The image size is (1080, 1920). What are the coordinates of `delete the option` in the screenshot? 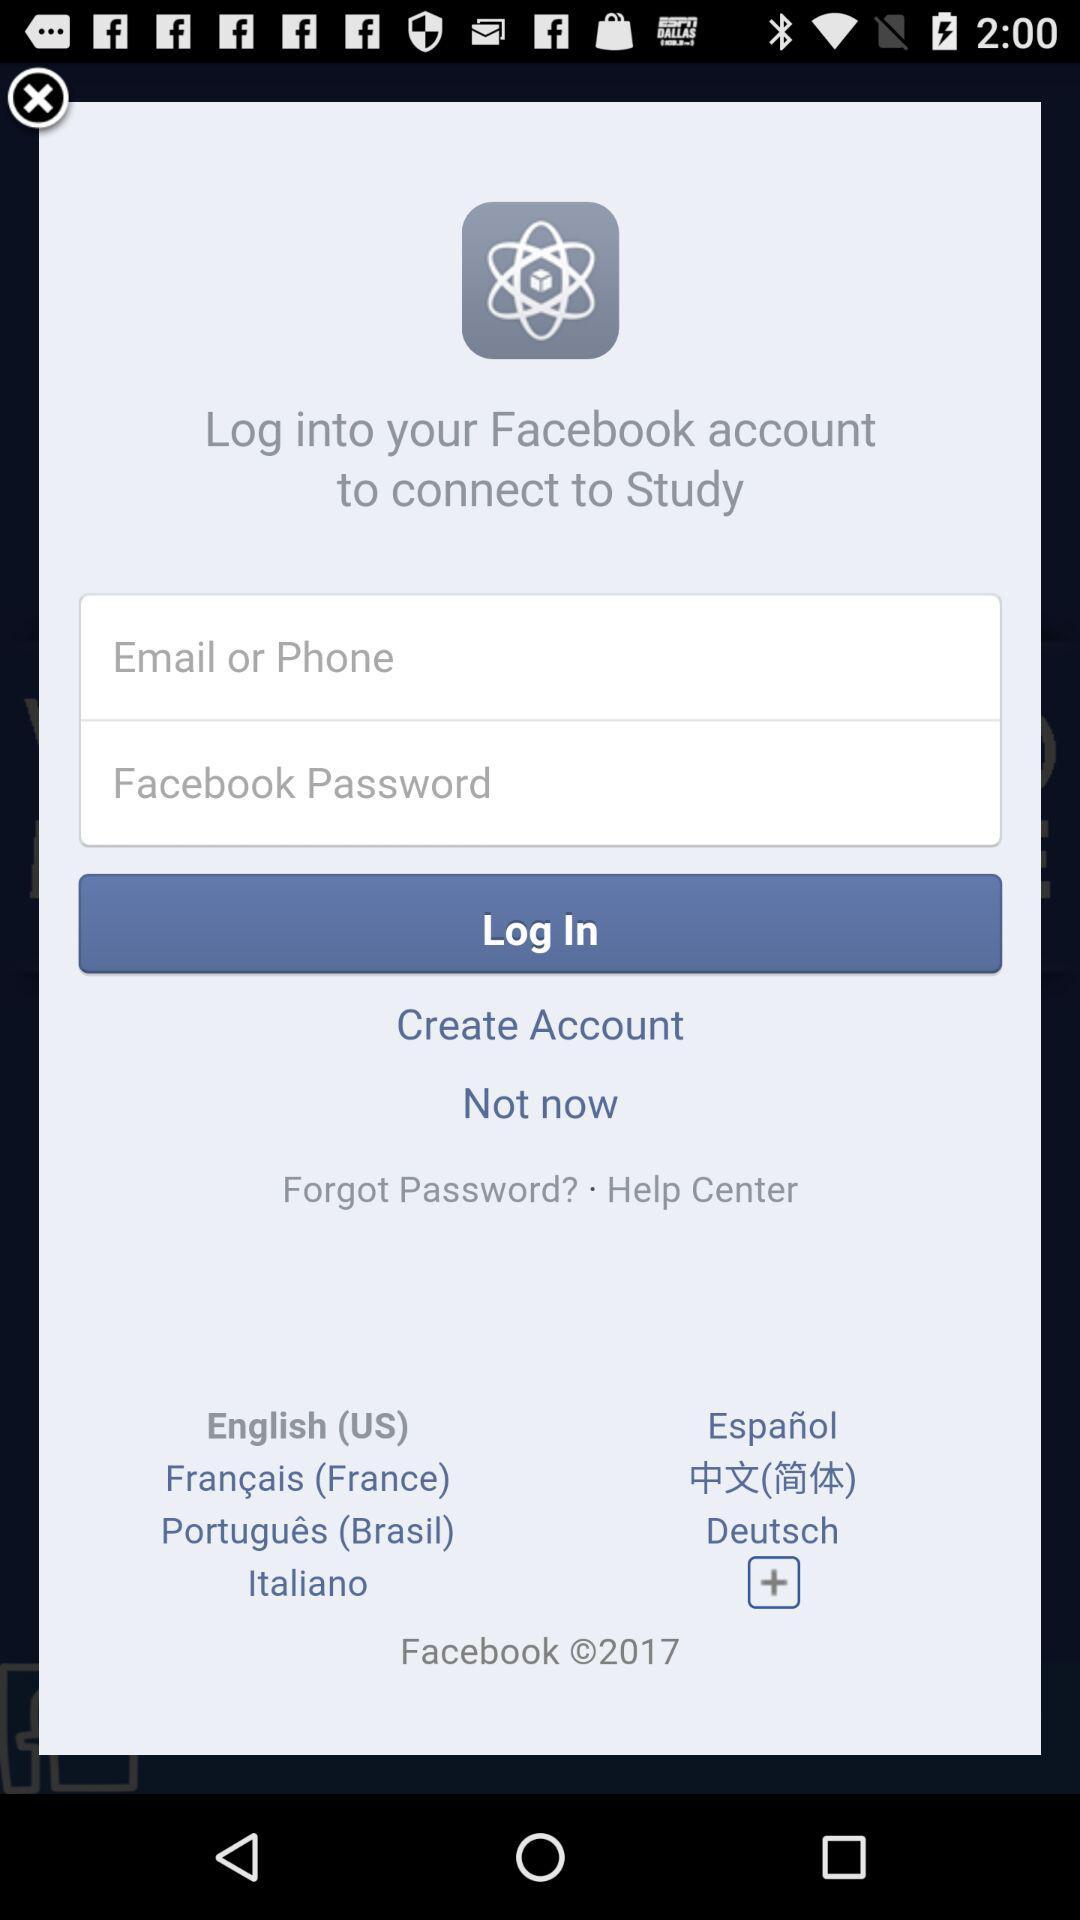 It's located at (38, 100).